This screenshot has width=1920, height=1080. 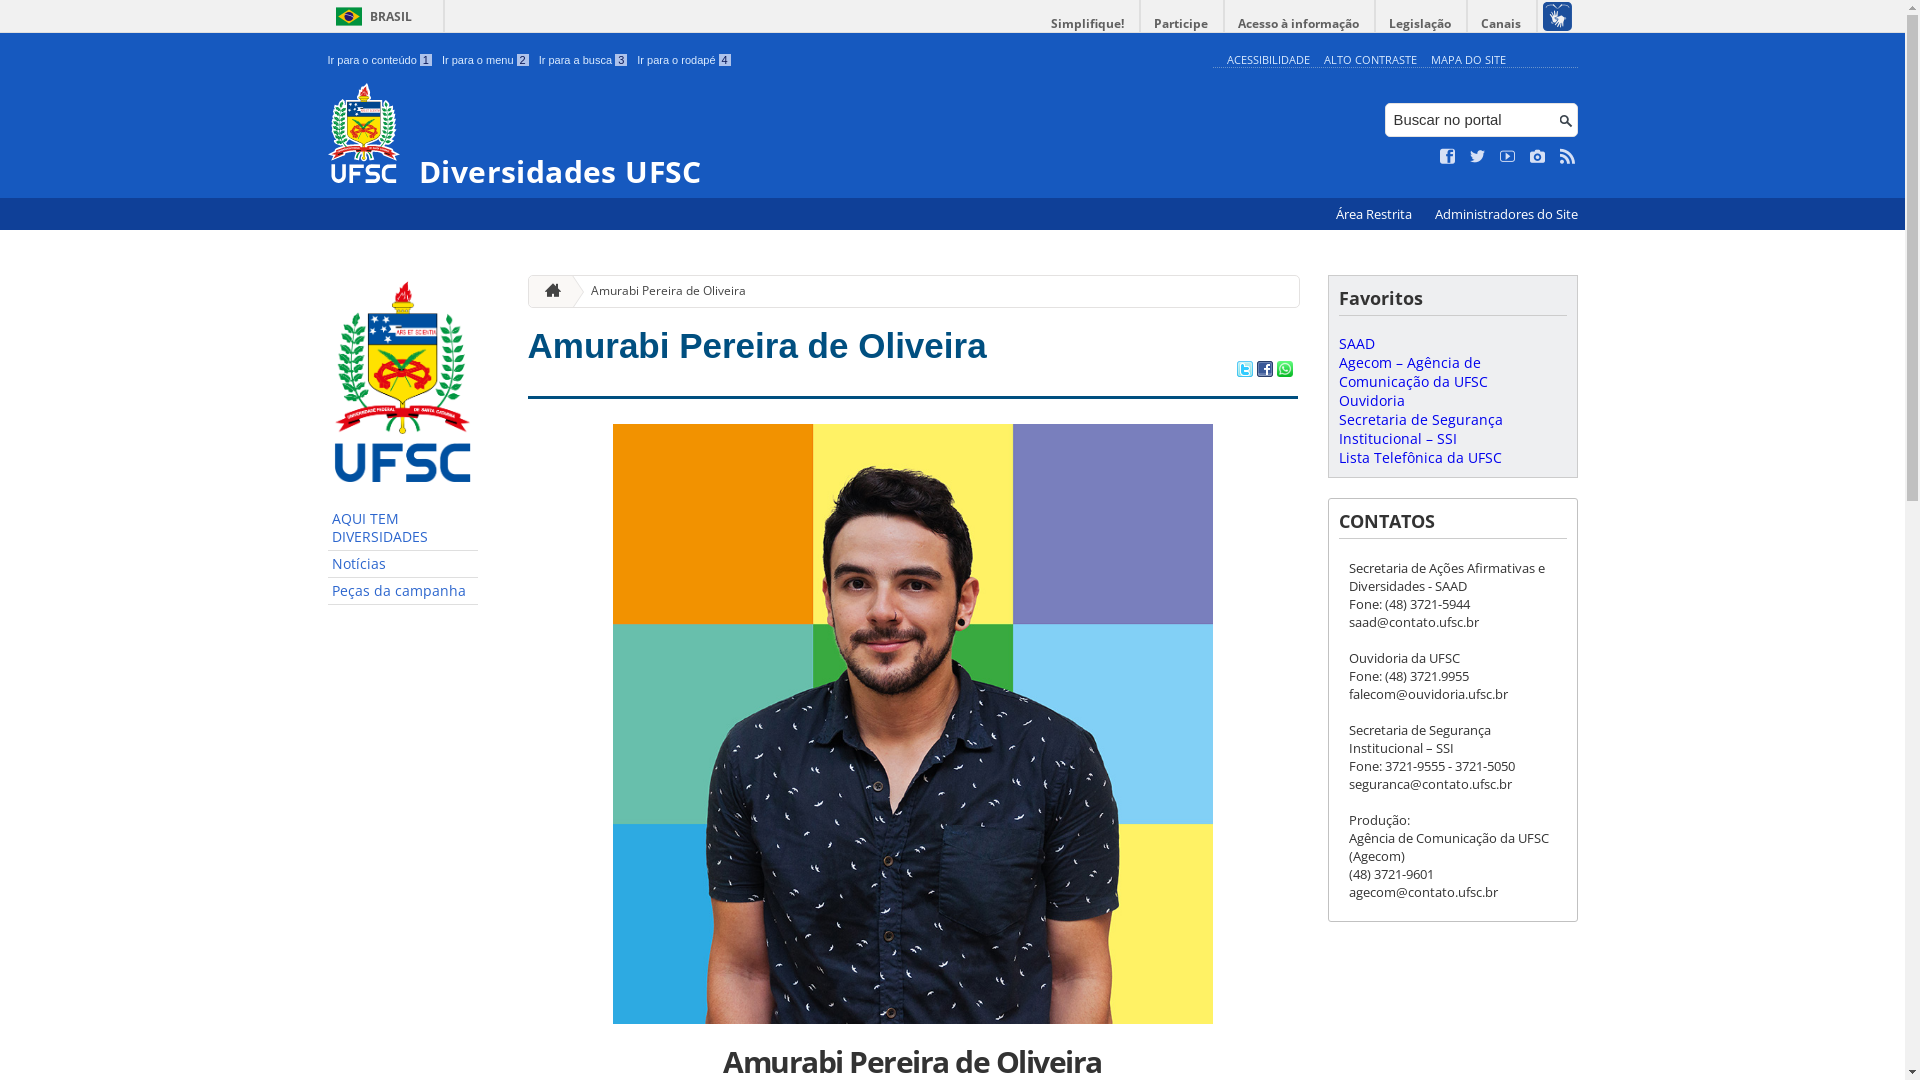 What do you see at coordinates (1370, 400) in the screenshot?
I see `'Ouvidoria'` at bounding box center [1370, 400].